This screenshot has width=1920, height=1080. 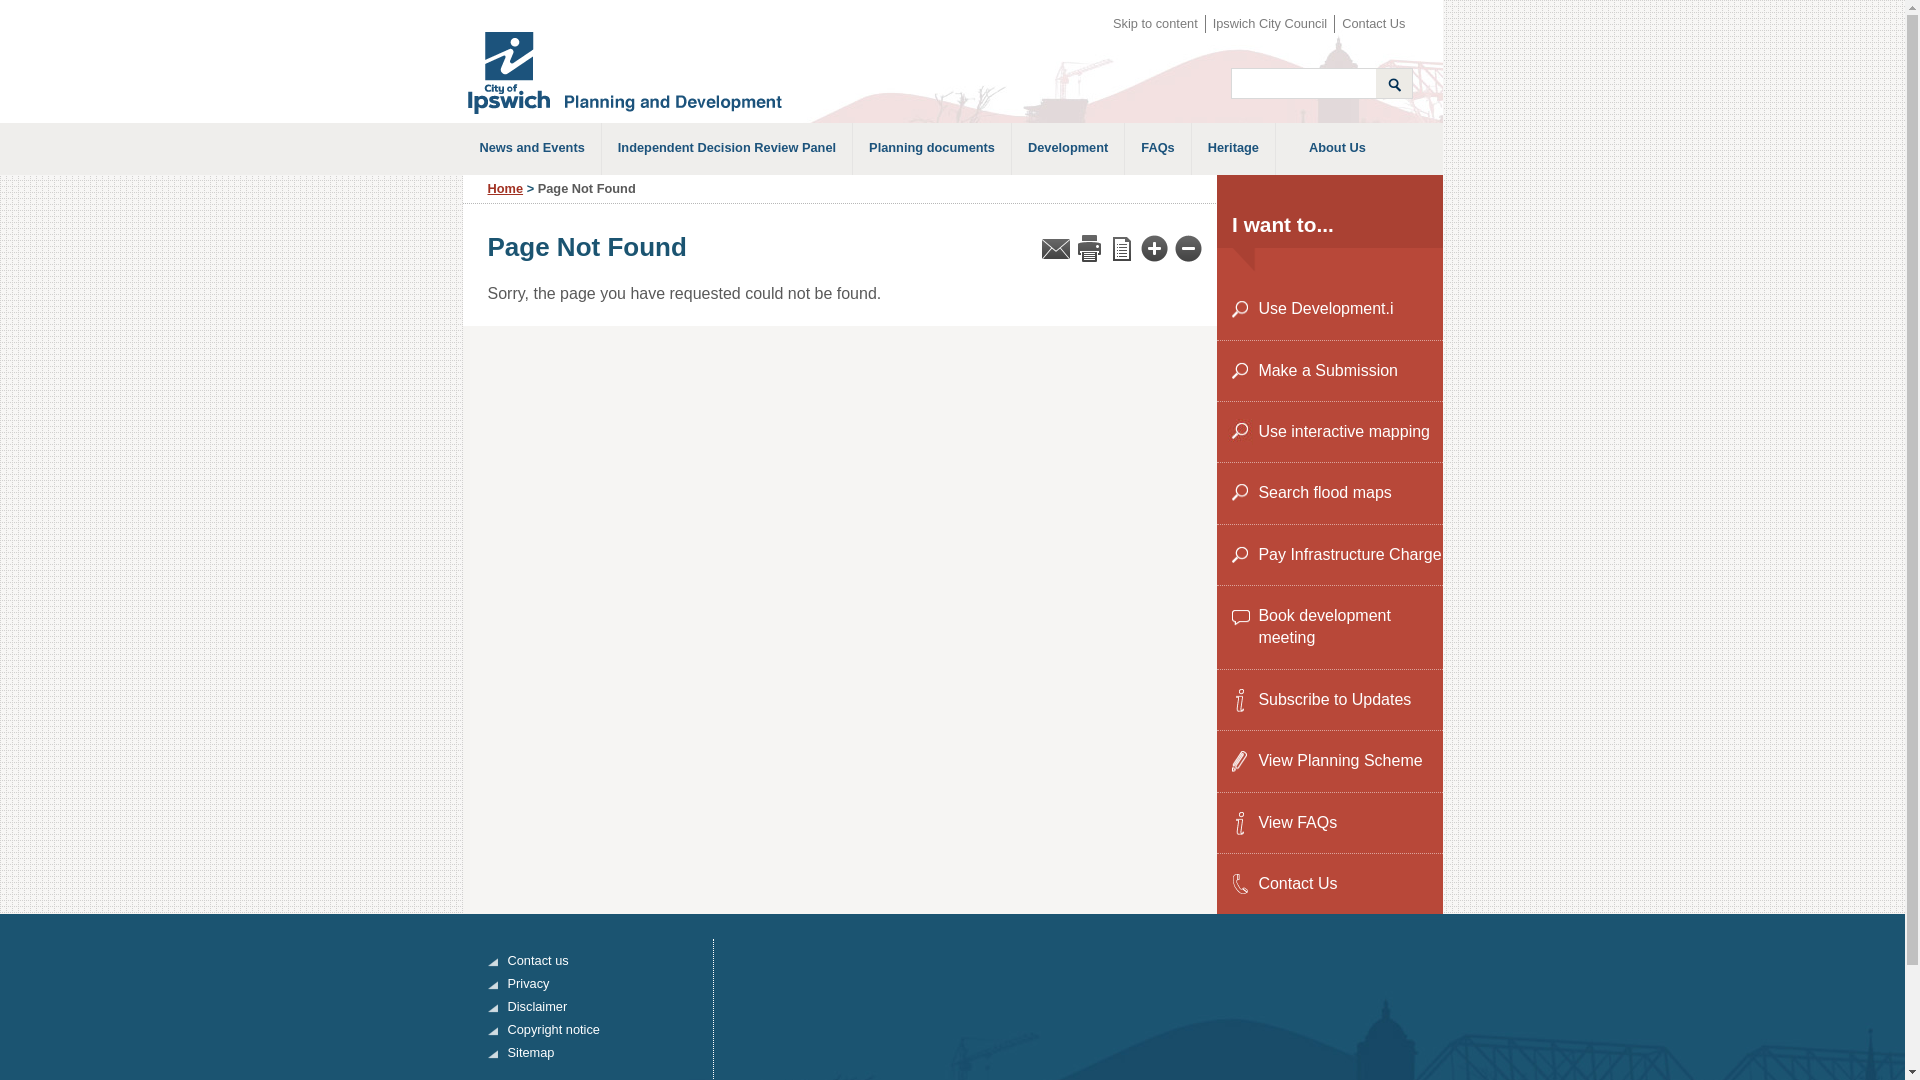 What do you see at coordinates (1275, 148) in the screenshot?
I see `'About Us'` at bounding box center [1275, 148].